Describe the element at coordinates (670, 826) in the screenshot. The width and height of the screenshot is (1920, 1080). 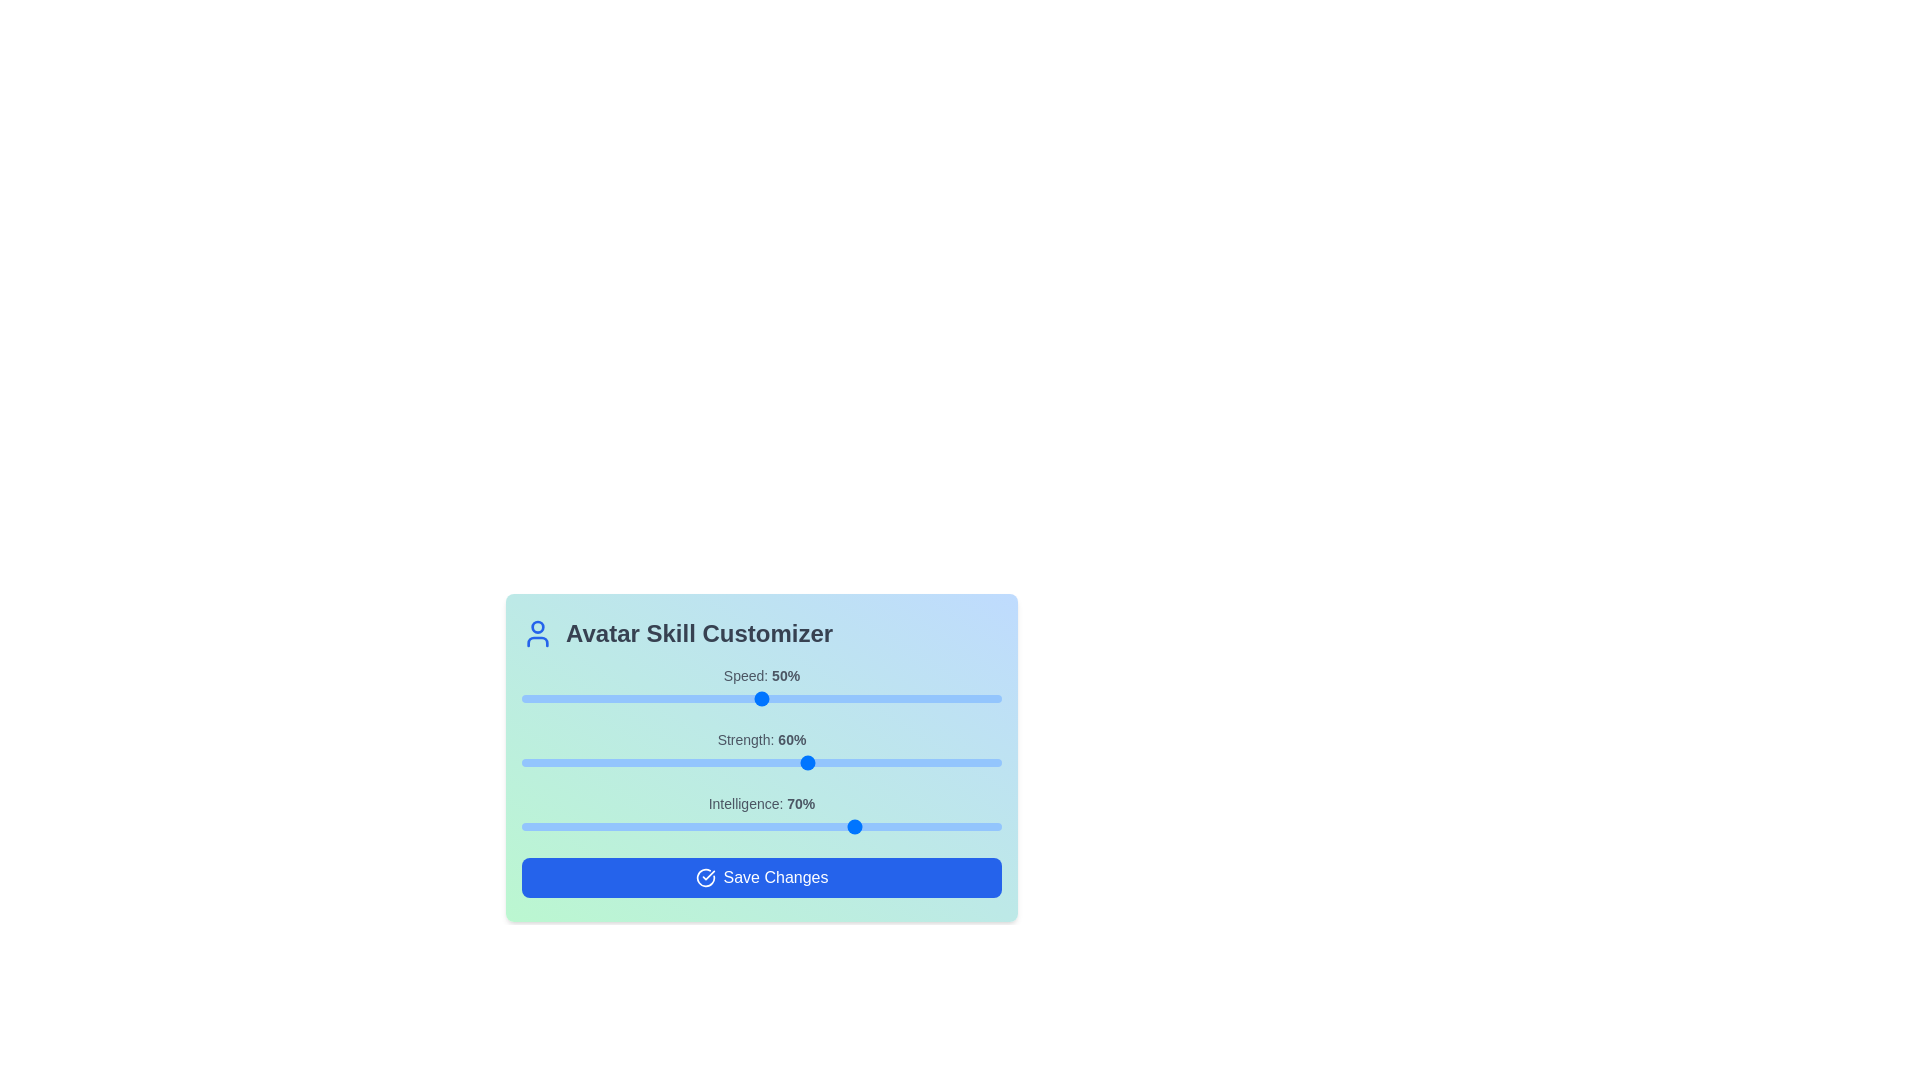
I see `the slider` at that location.